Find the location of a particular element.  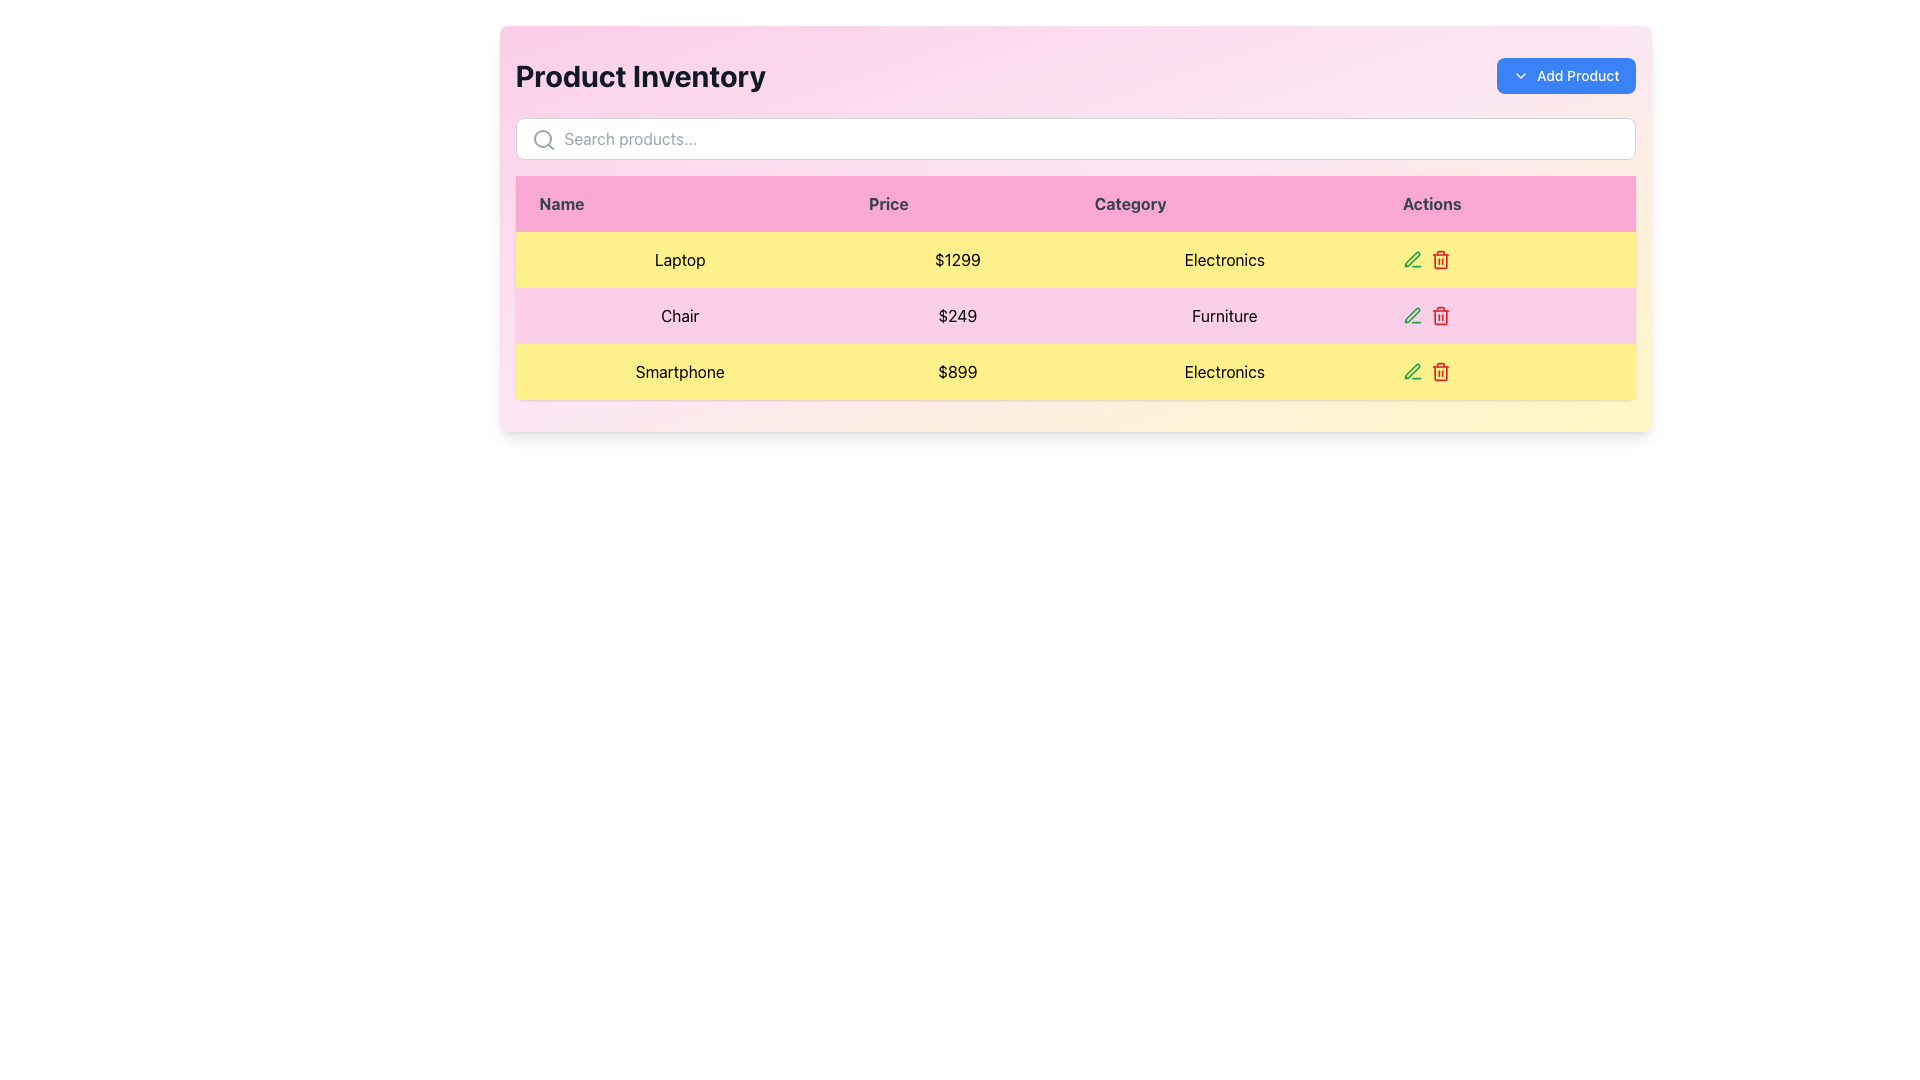

the Text Label displaying the name 'Chair' located in the second row of the table under the 'Name' column is located at coordinates (680, 315).